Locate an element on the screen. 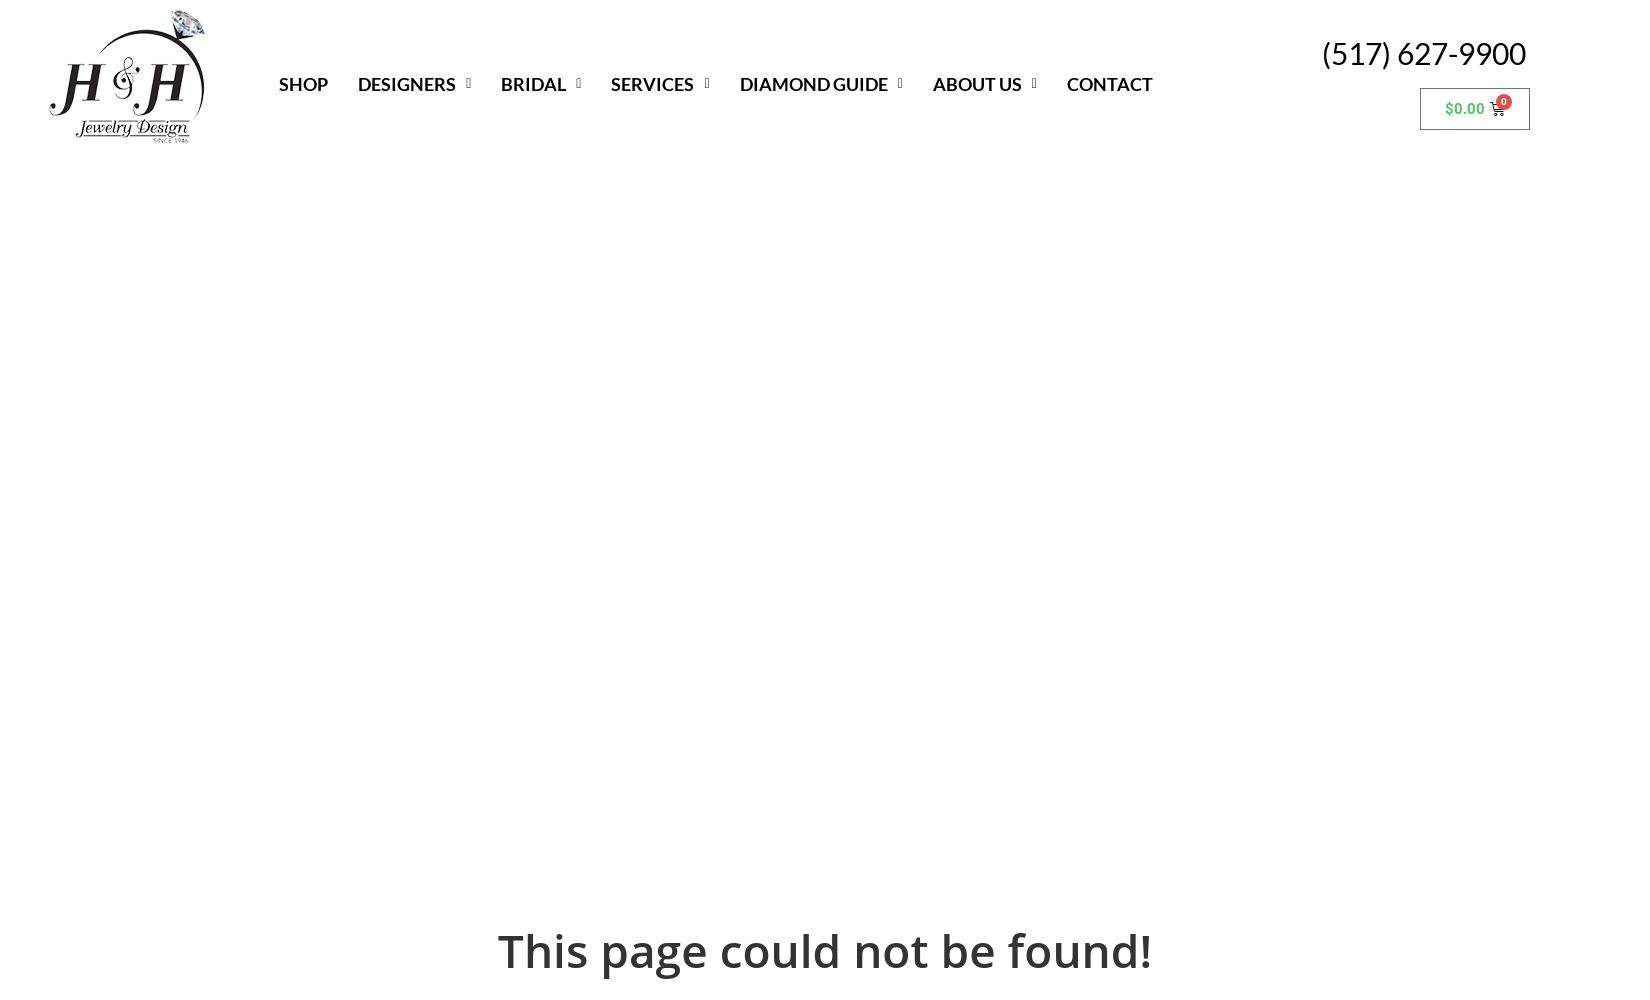  'JYE' is located at coordinates (378, 353).